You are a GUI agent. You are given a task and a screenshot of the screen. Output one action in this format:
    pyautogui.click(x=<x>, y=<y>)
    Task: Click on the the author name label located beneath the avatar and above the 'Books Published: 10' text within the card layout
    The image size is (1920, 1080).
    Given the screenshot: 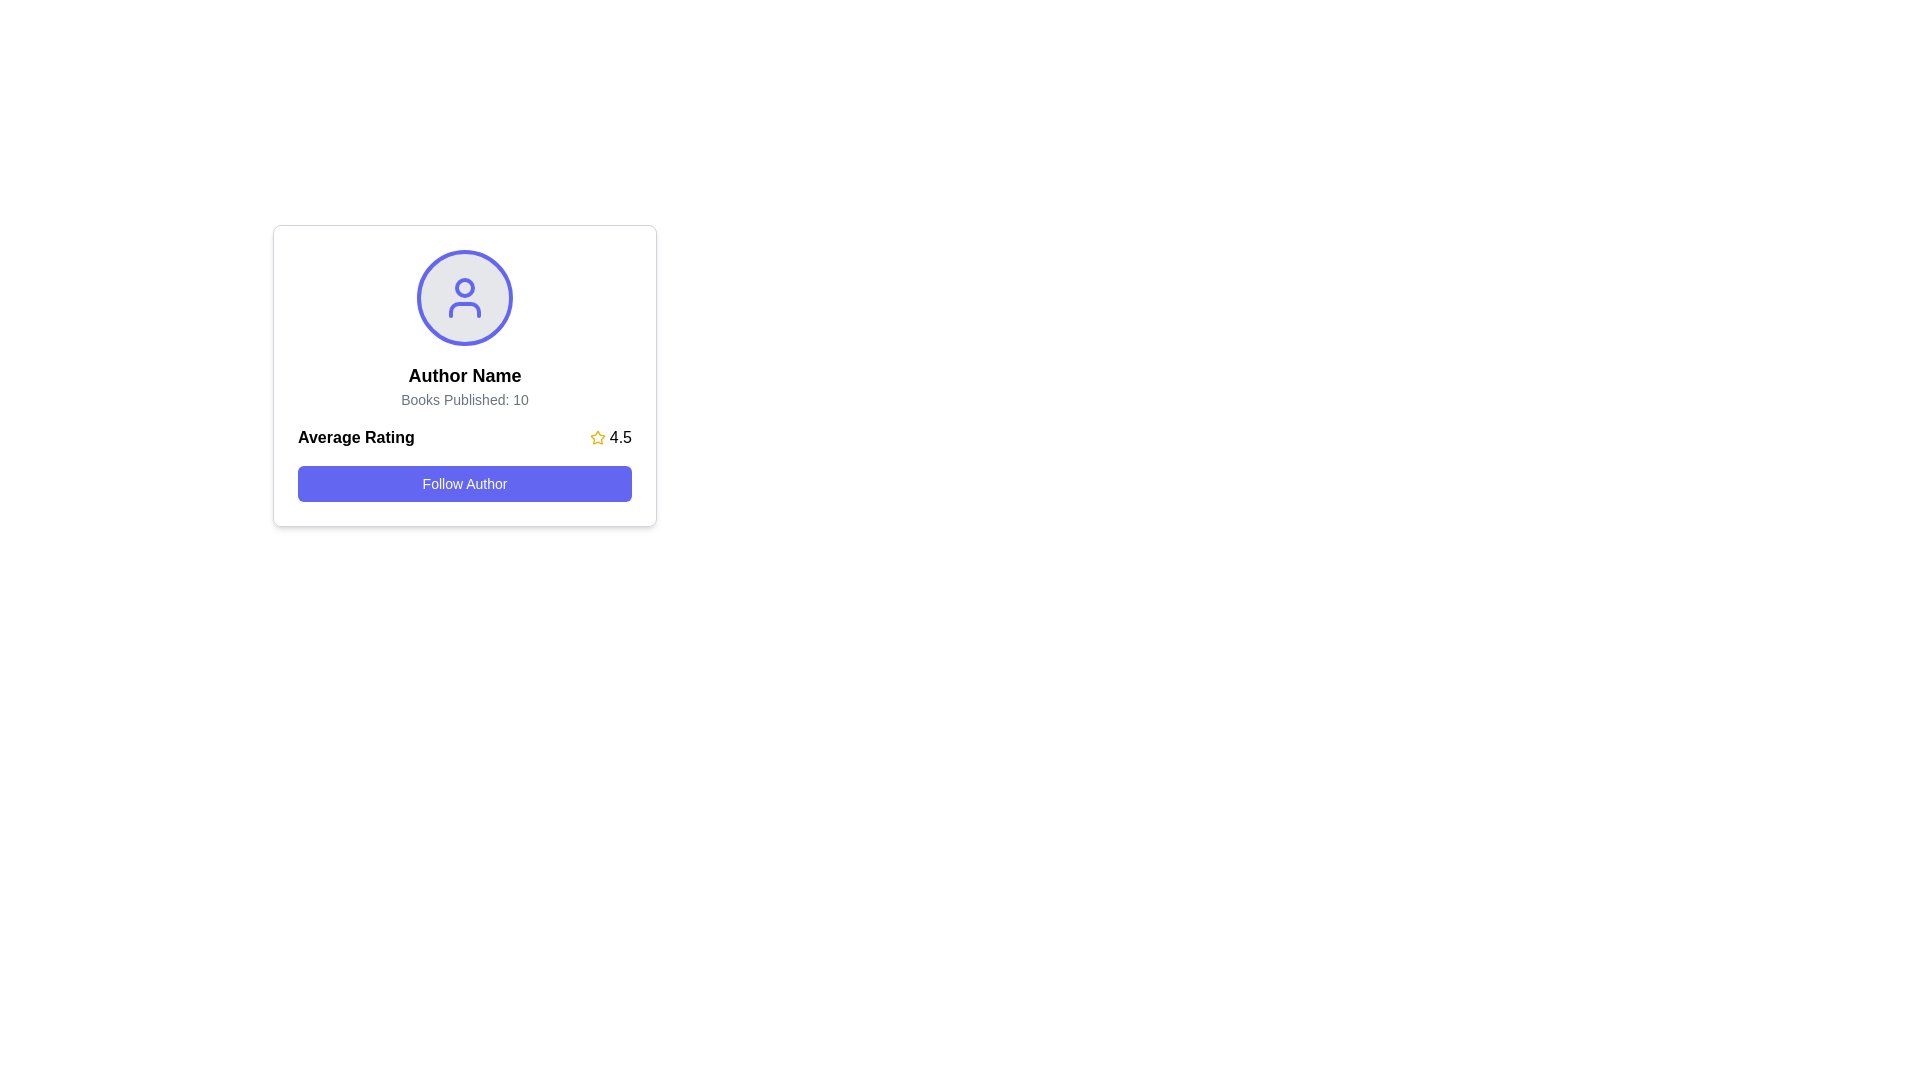 What is the action you would take?
    pyautogui.click(x=464, y=375)
    